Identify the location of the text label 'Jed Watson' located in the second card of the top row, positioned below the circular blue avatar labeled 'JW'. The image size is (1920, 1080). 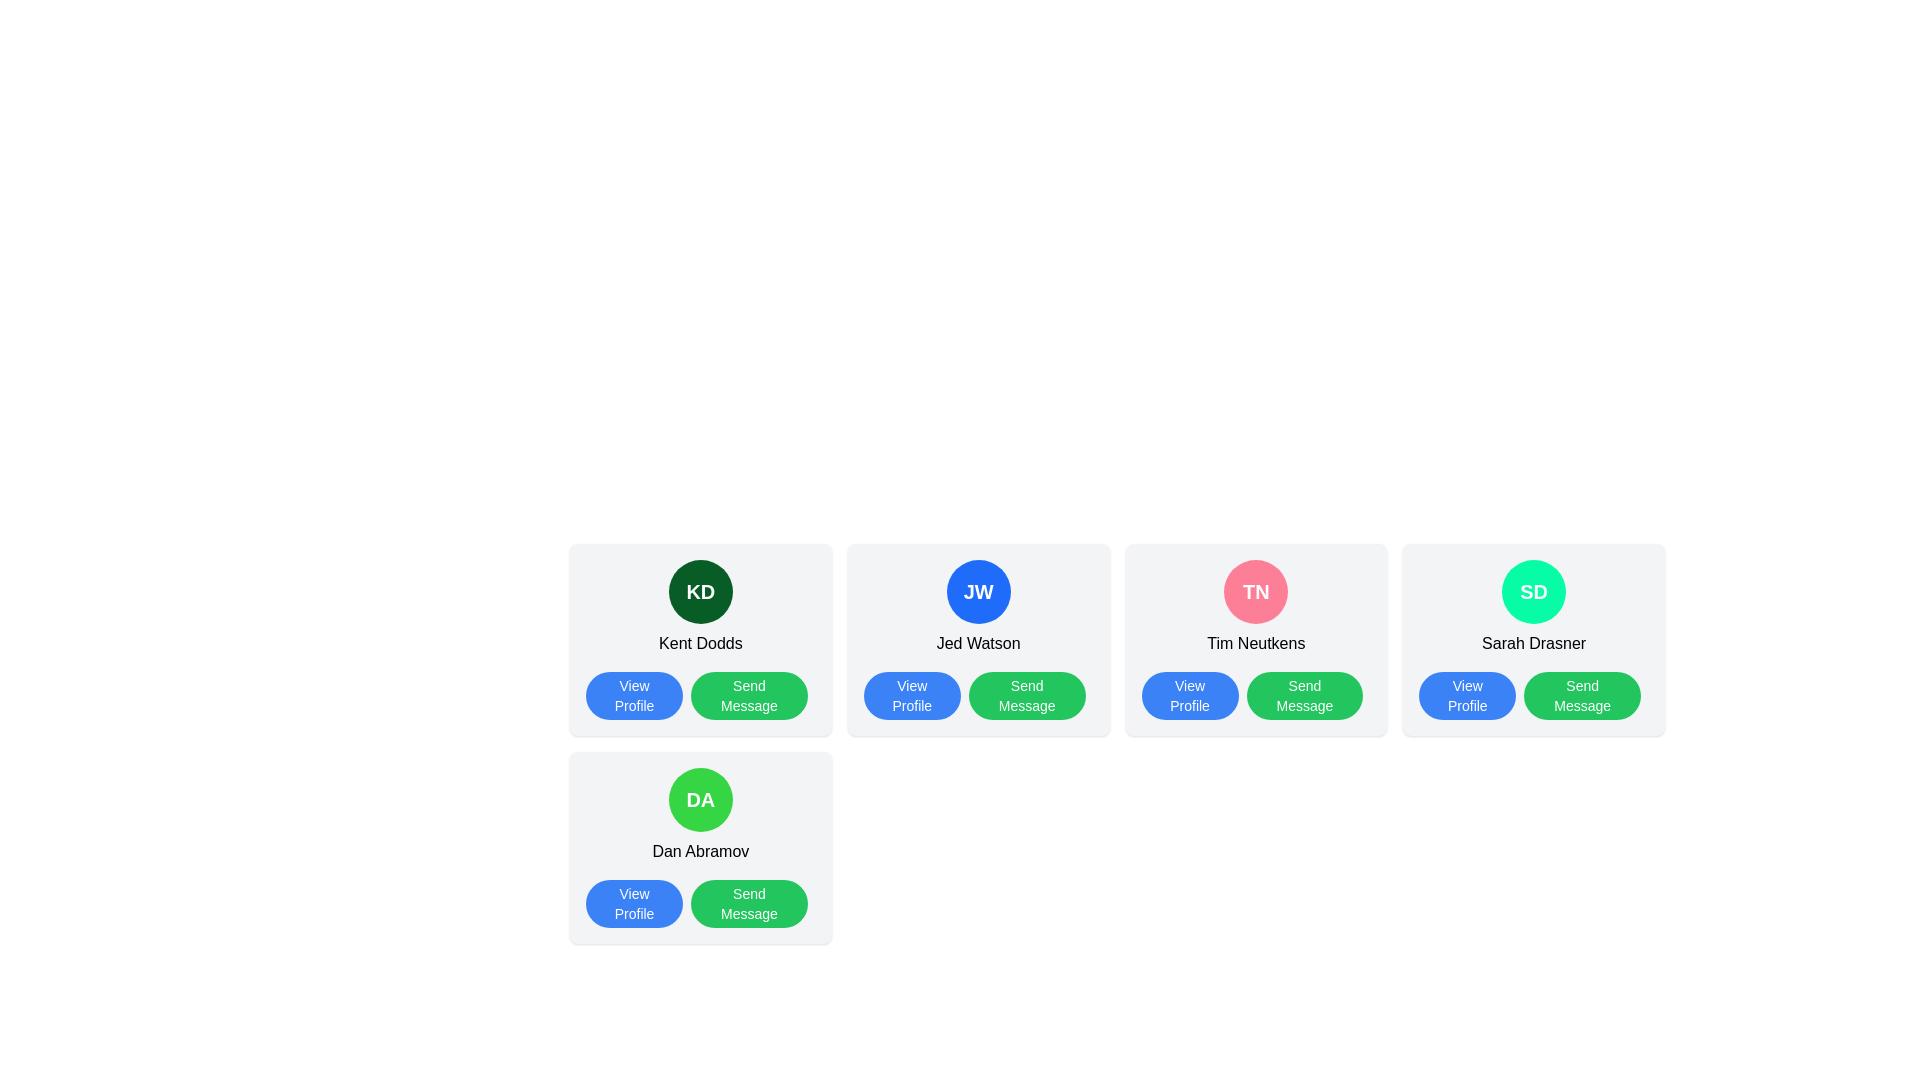
(978, 644).